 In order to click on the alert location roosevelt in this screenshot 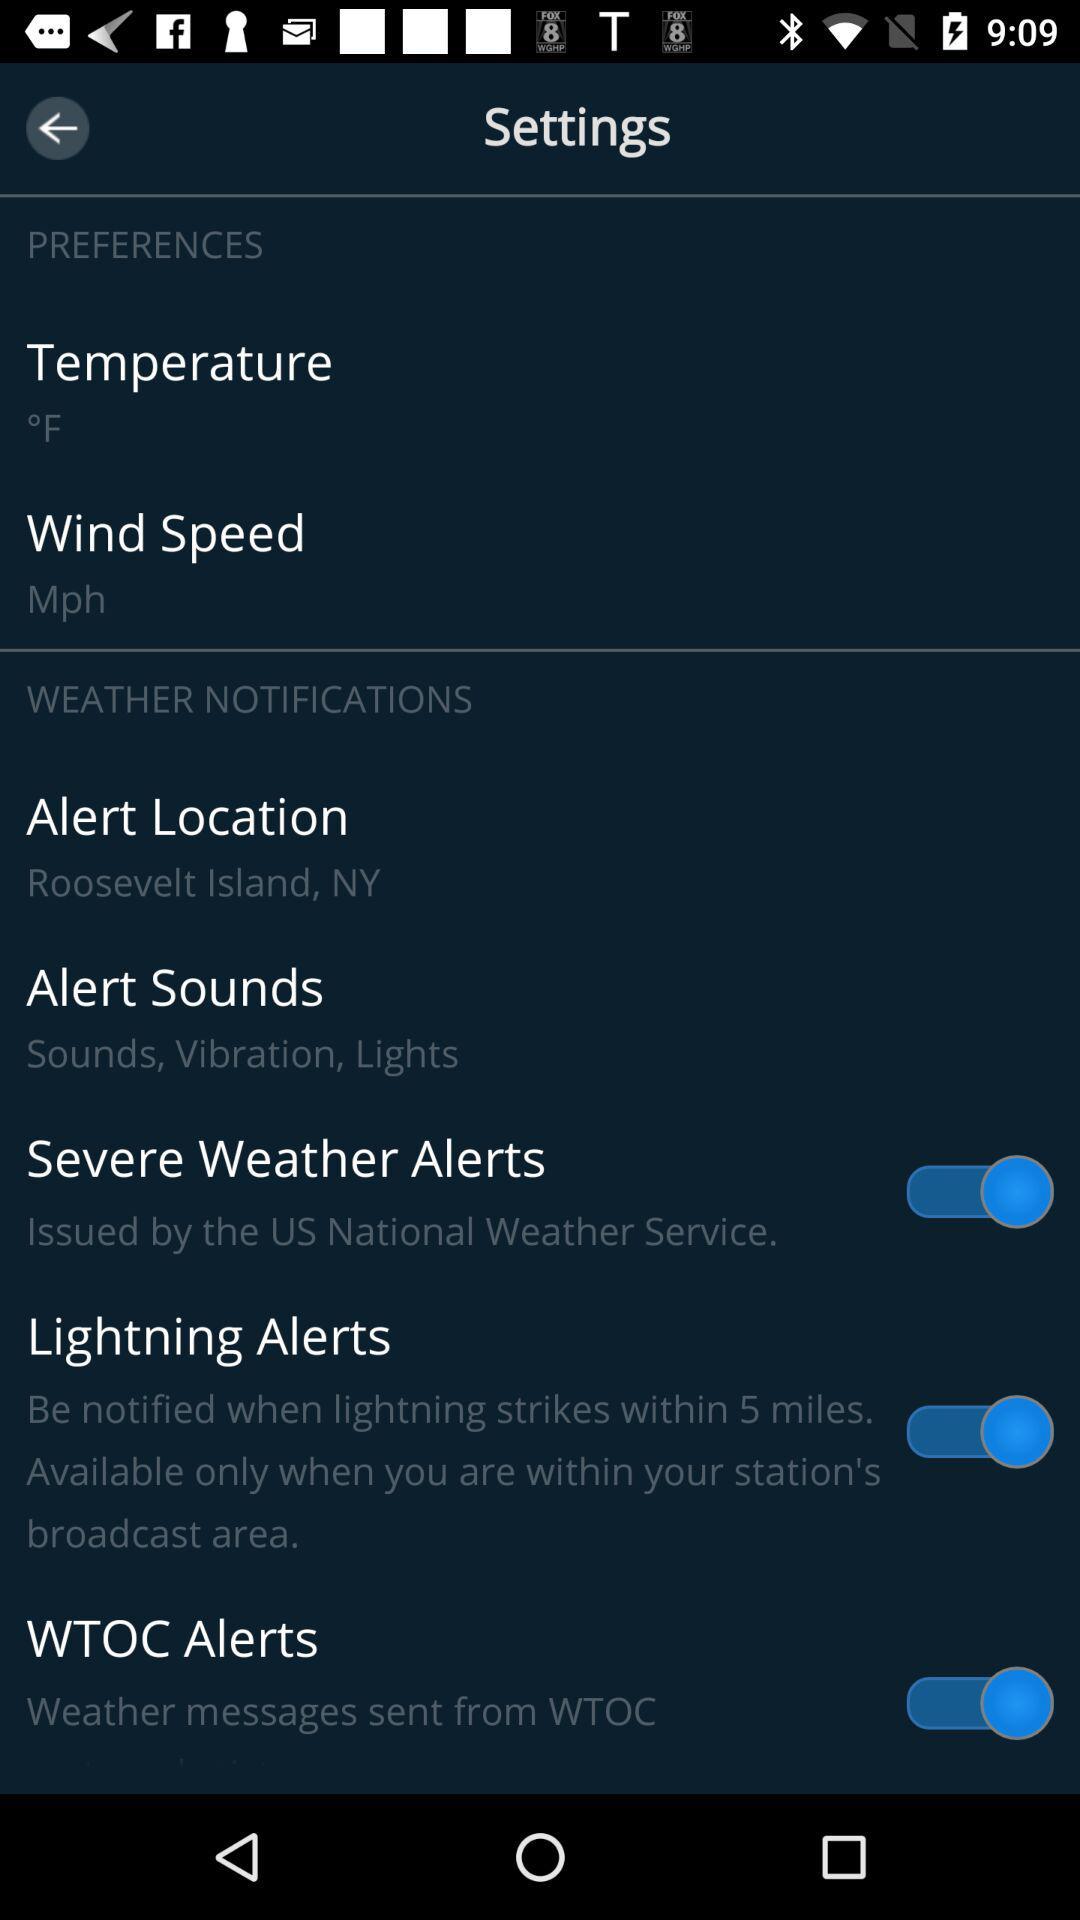, I will do `click(540, 846)`.